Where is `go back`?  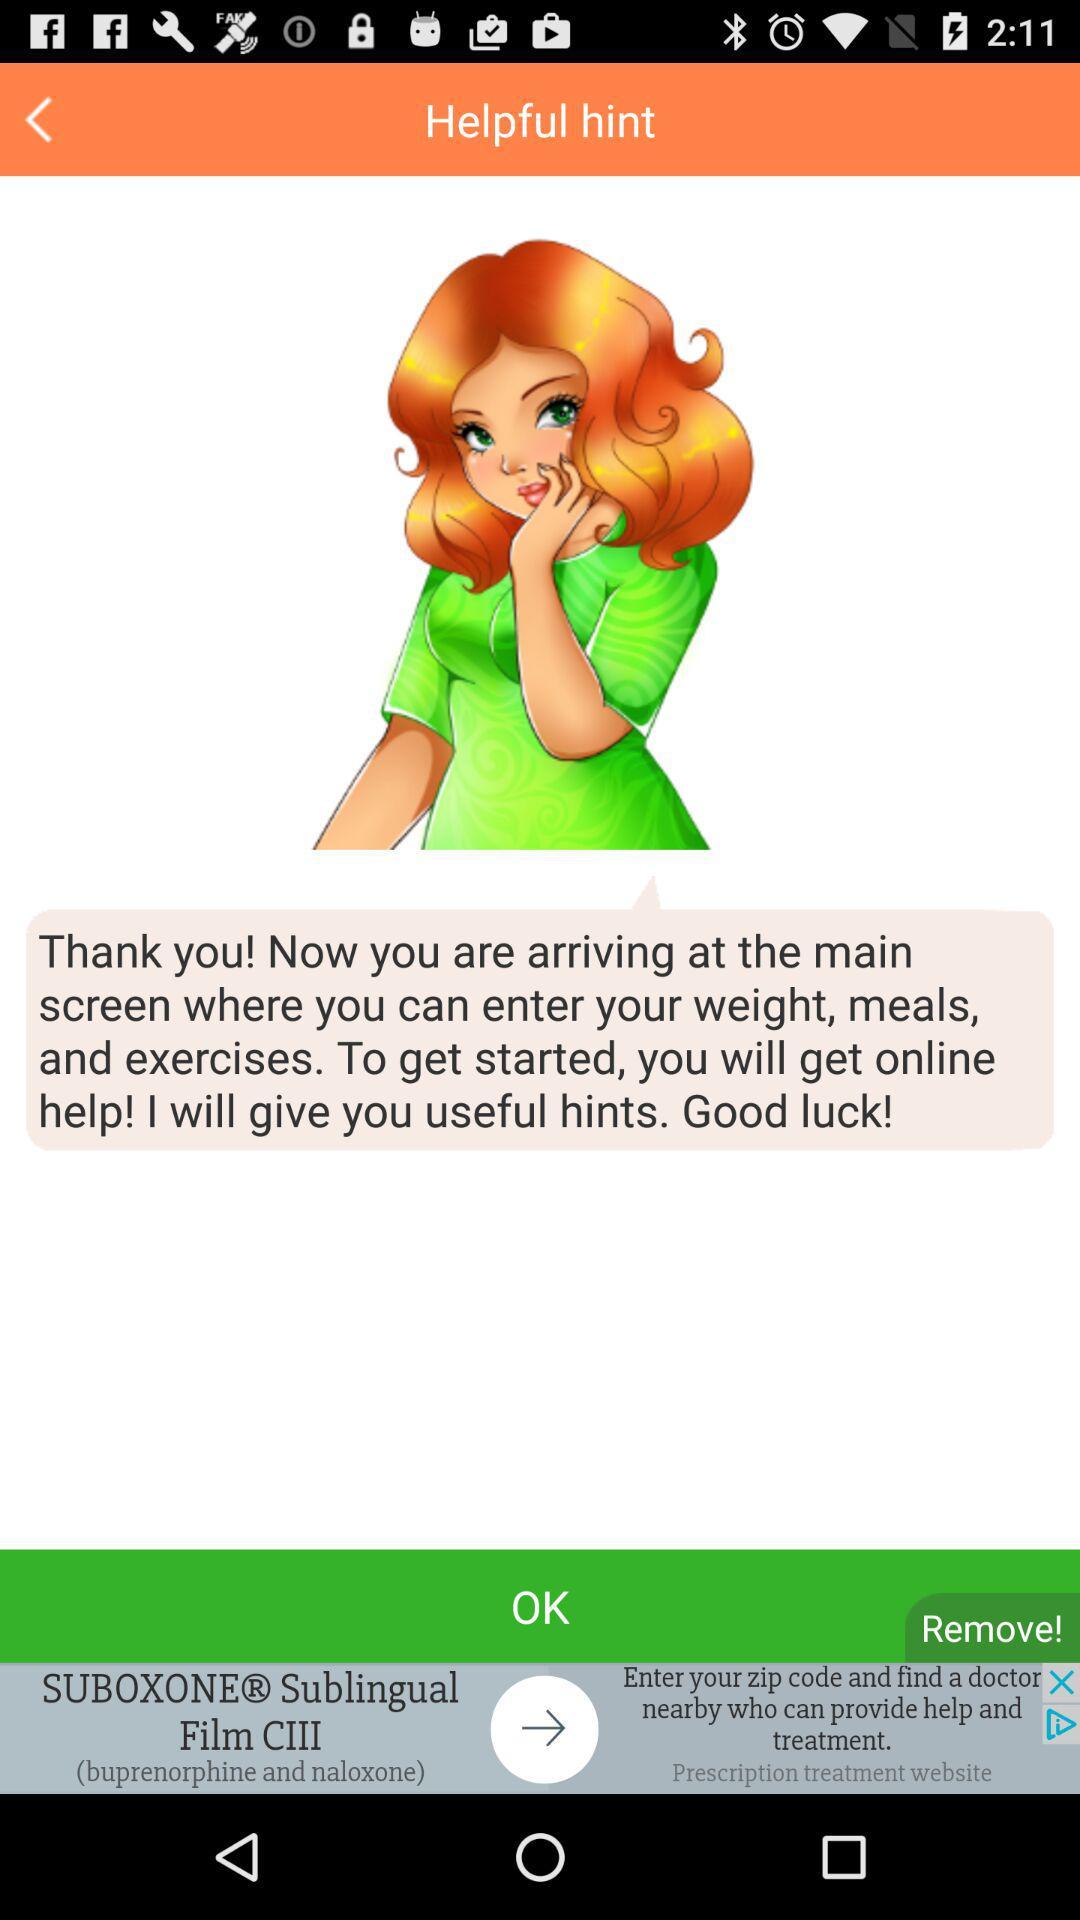
go back is located at coordinates (41, 118).